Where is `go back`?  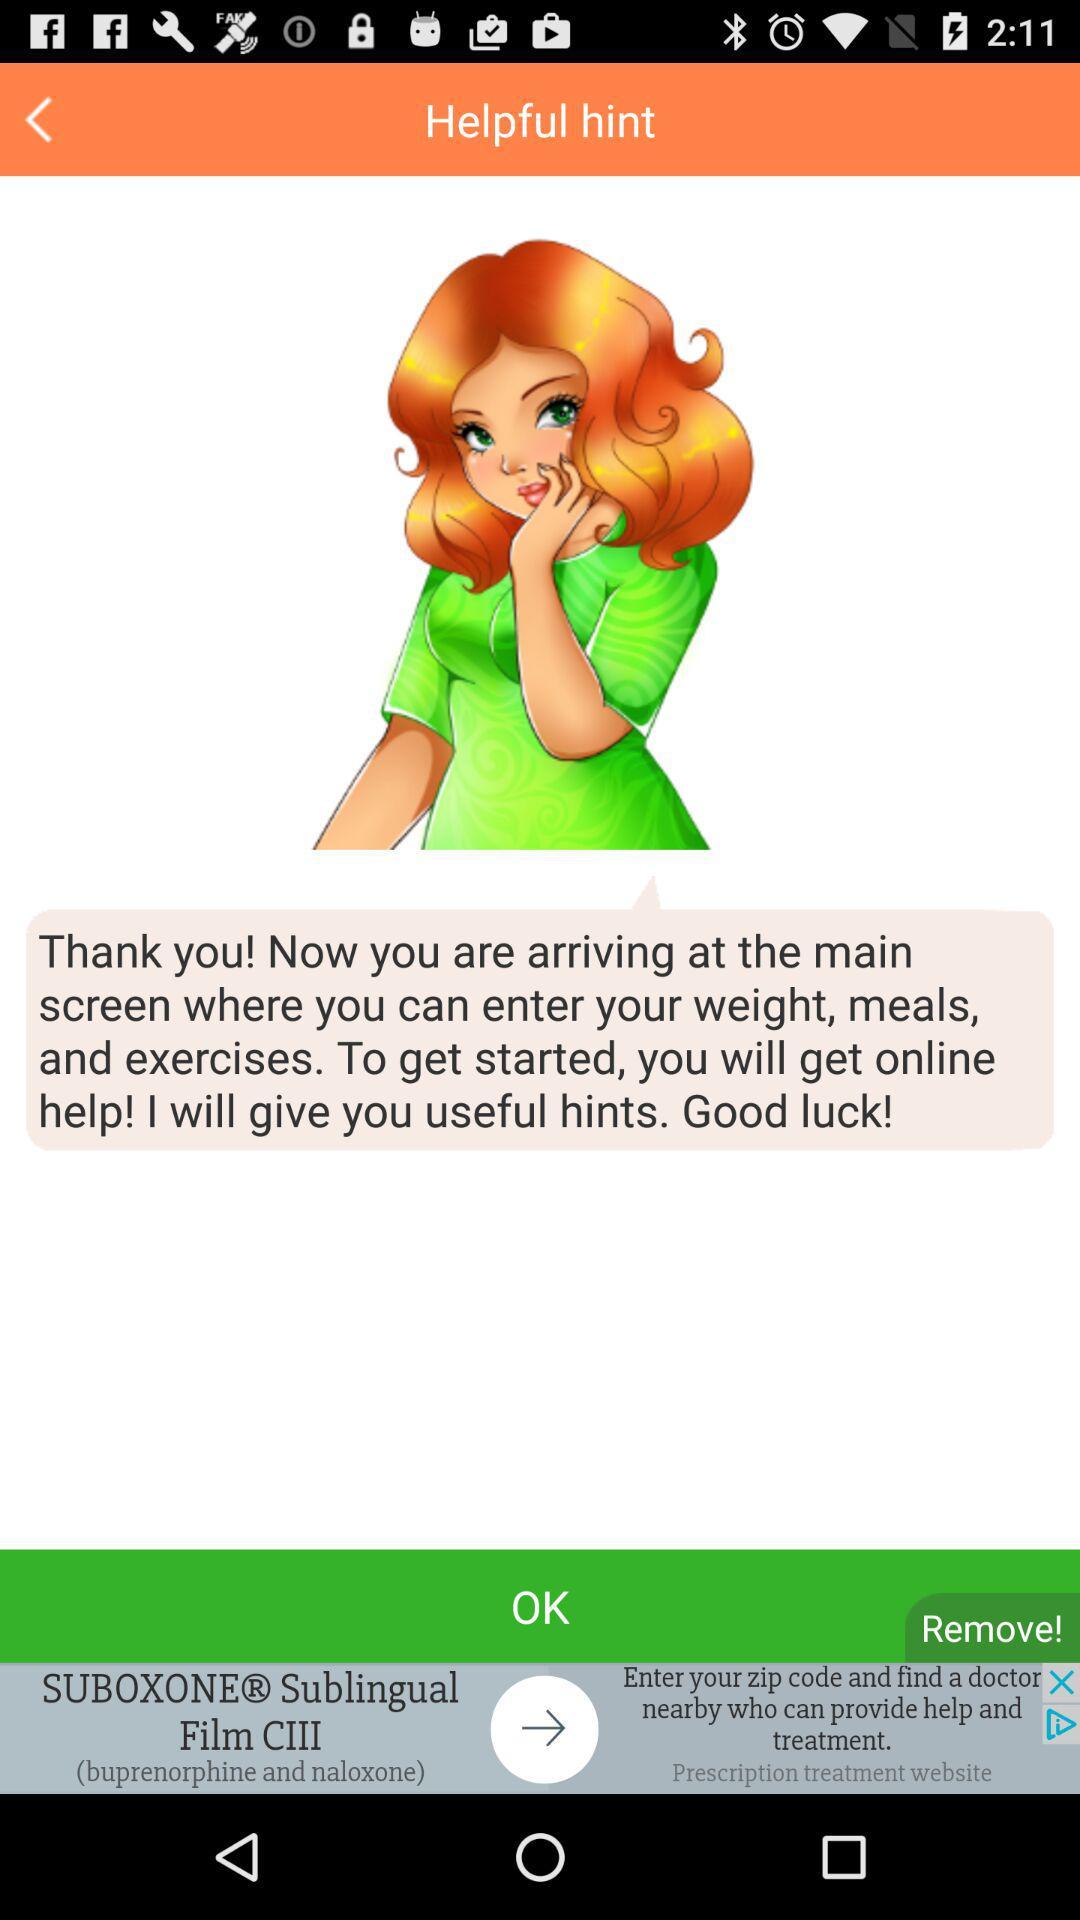
go back is located at coordinates (41, 118).